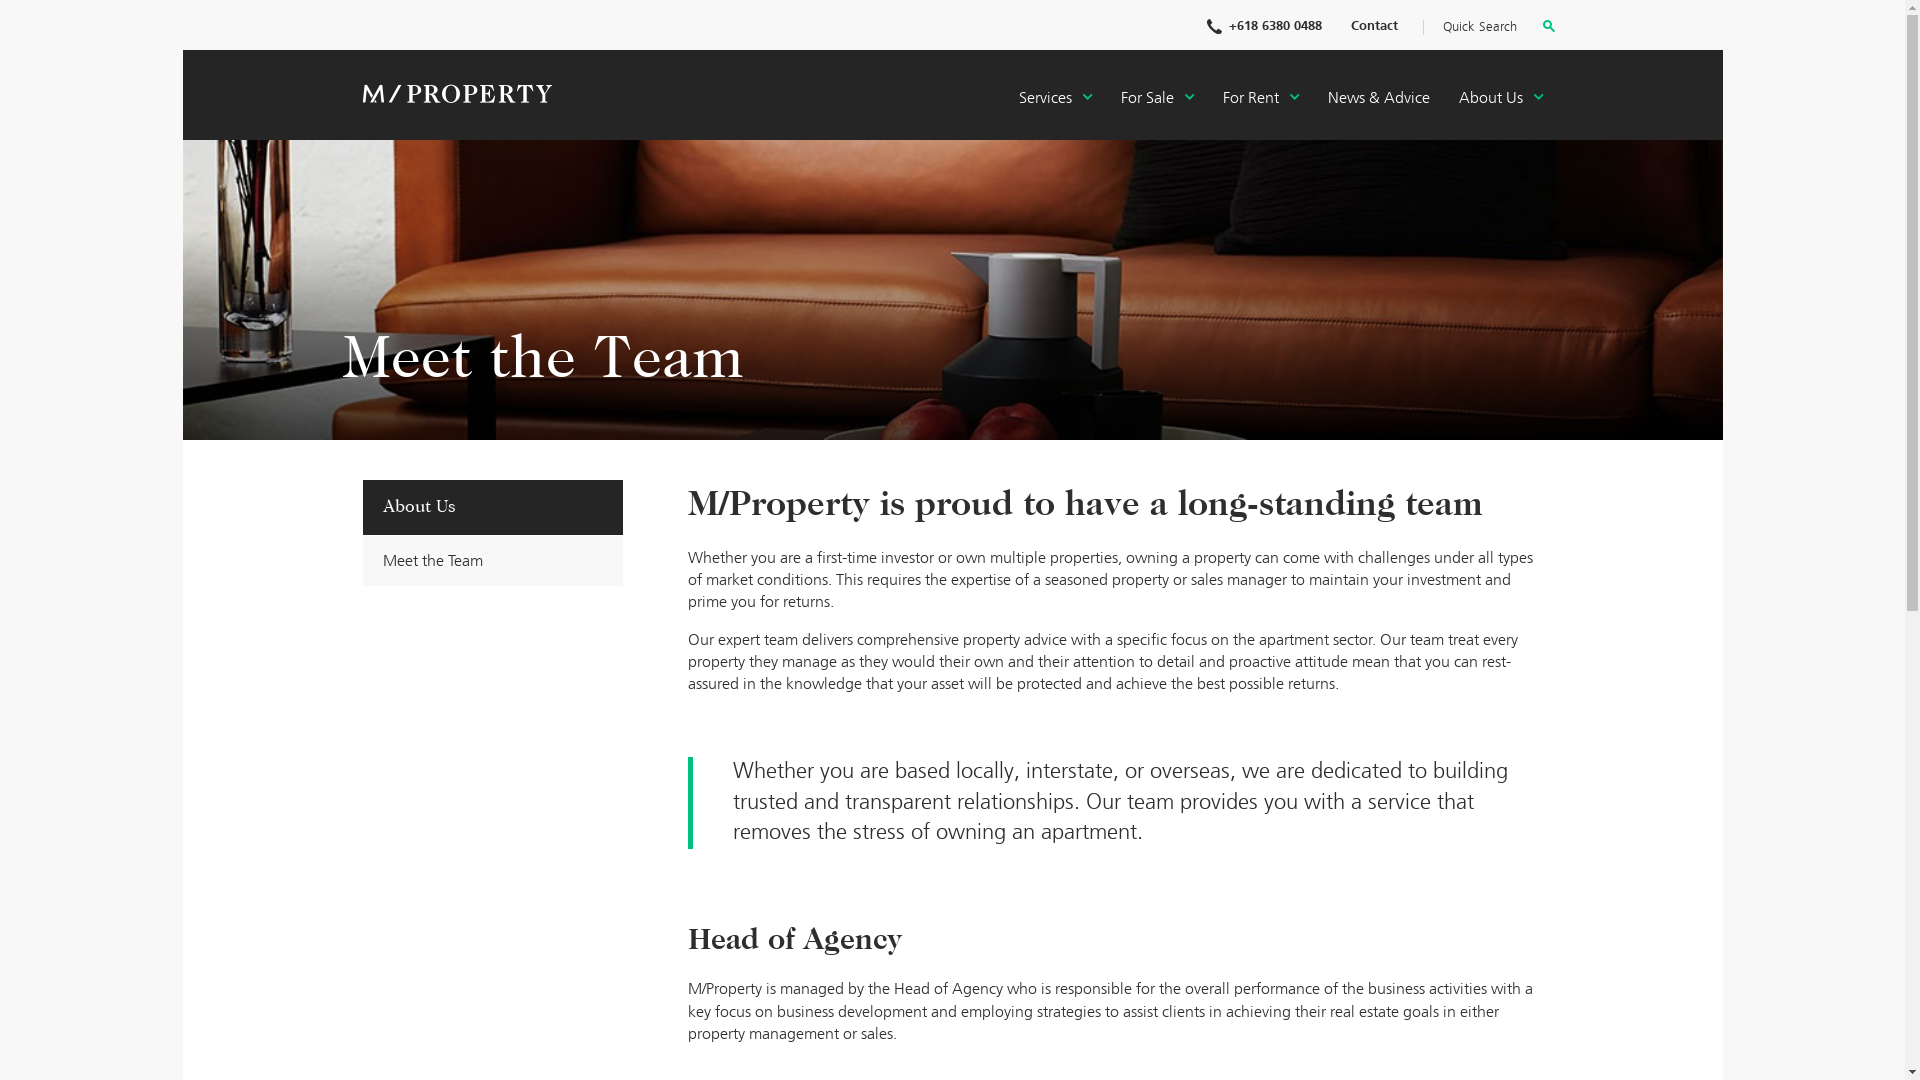  Describe the element at coordinates (1377, 99) in the screenshot. I see `'News & Advice'` at that location.